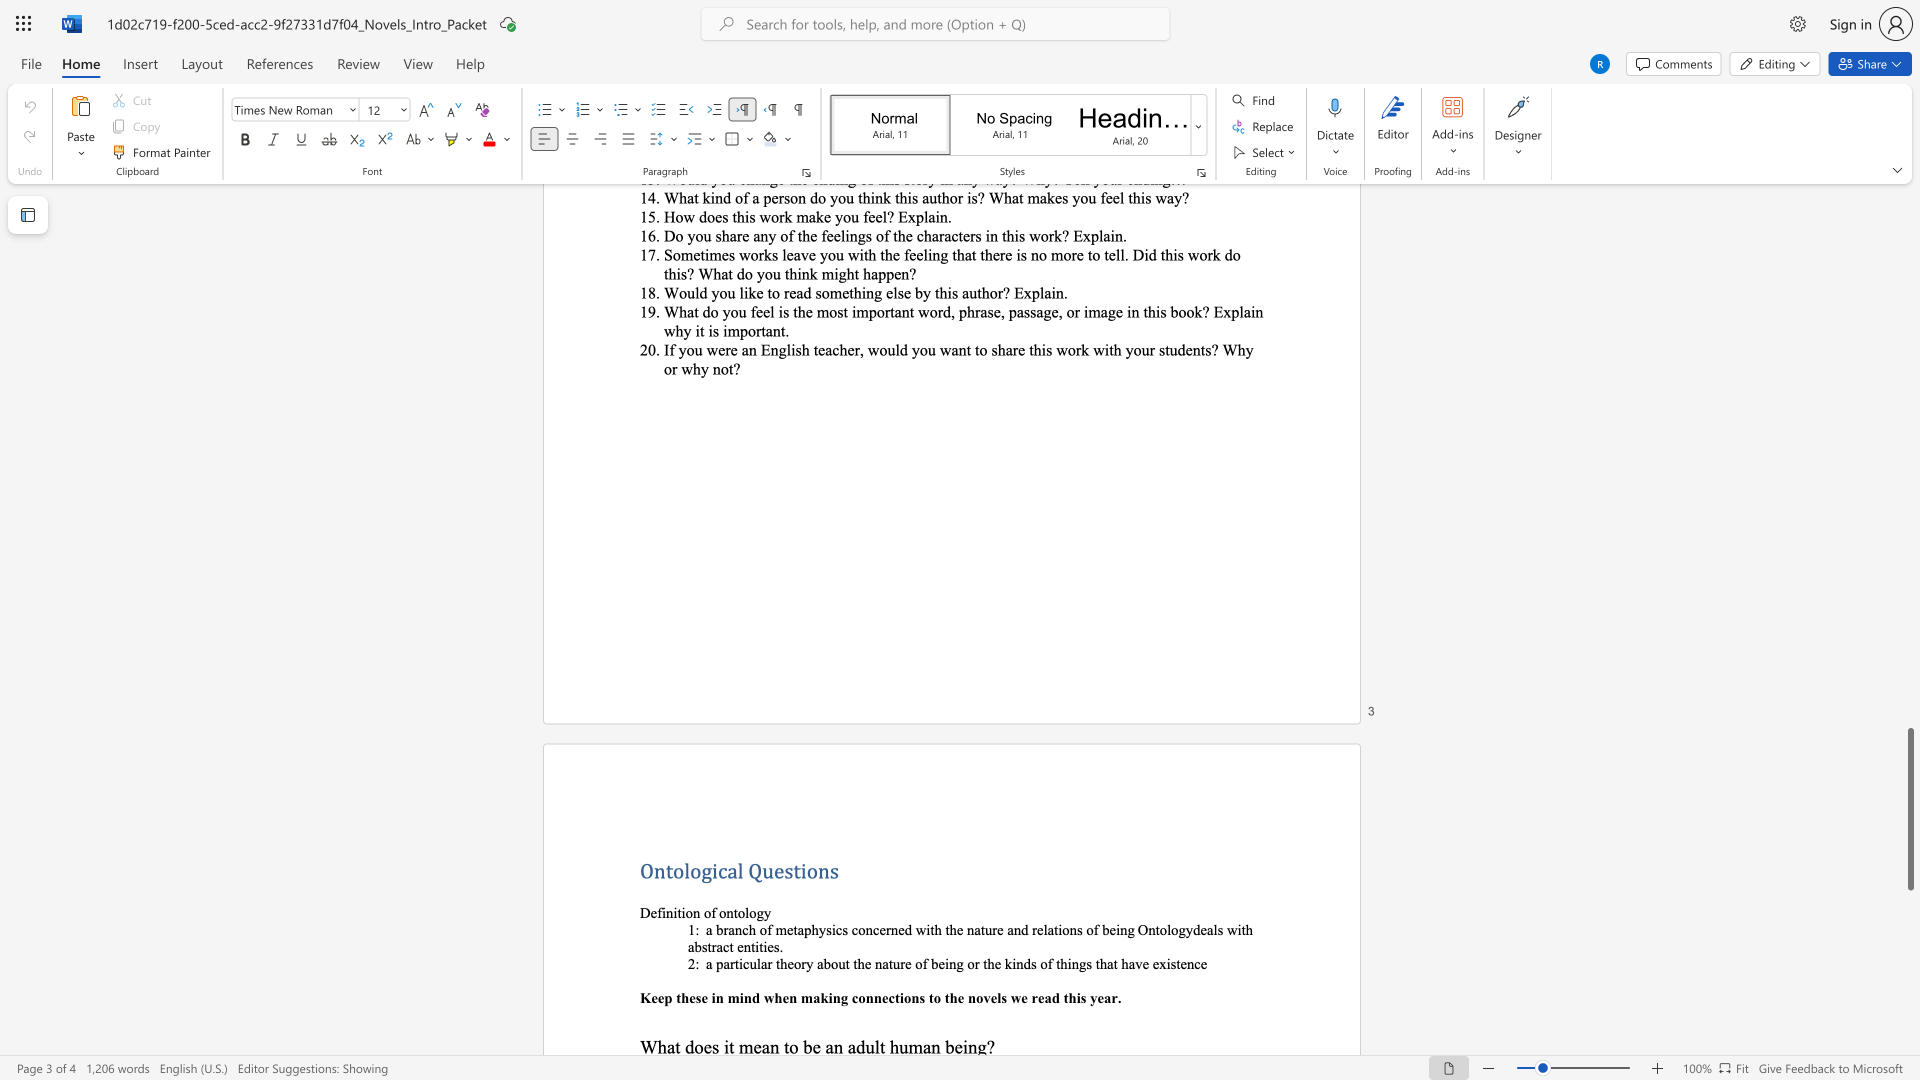 The height and width of the screenshot is (1080, 1920). I want to click on the scrollbar on the right to shift the page higher, so click(1909, 579).